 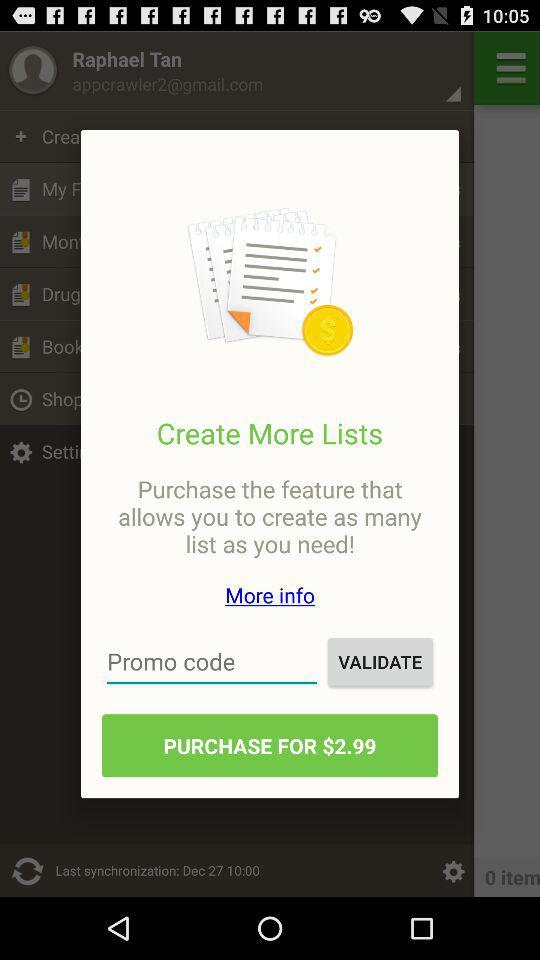 What do you see at coordinates (211, 661) in the screenshot?
I see `the icon next to validate item` at bounding box center [211, 661].